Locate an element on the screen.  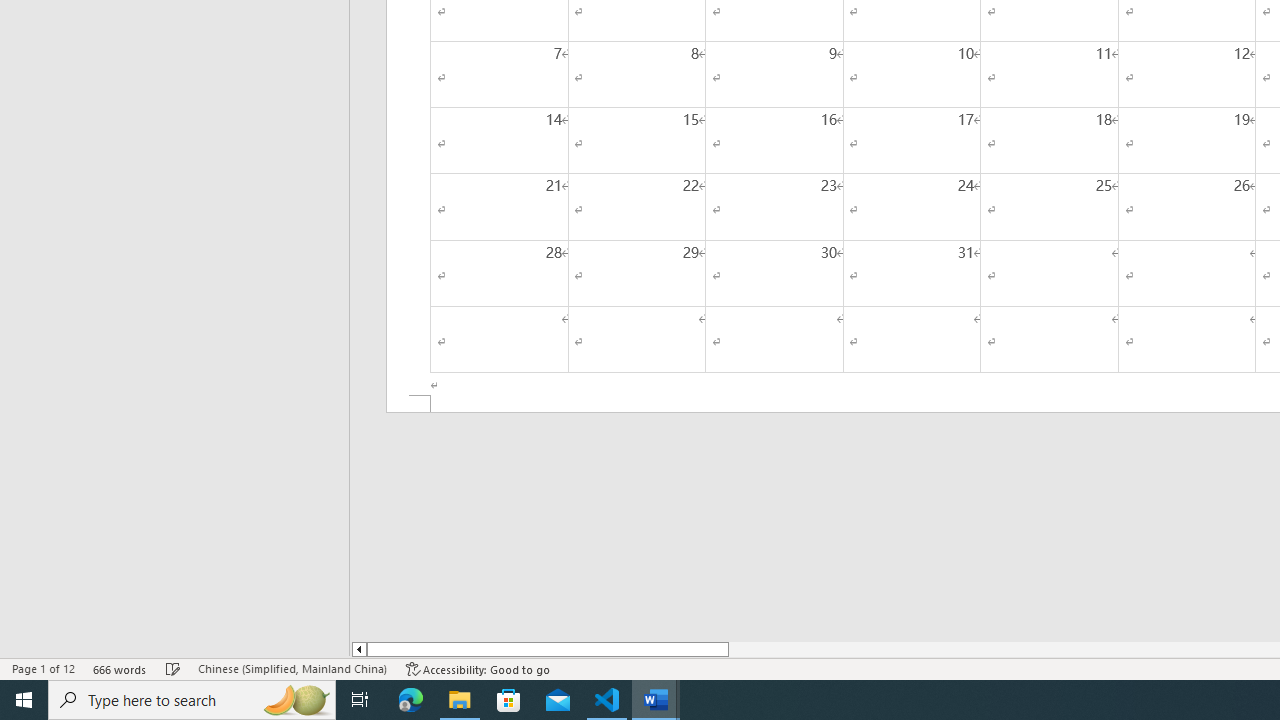
'Page Number Page 1 of 12' is located at coordinates (43, 669).